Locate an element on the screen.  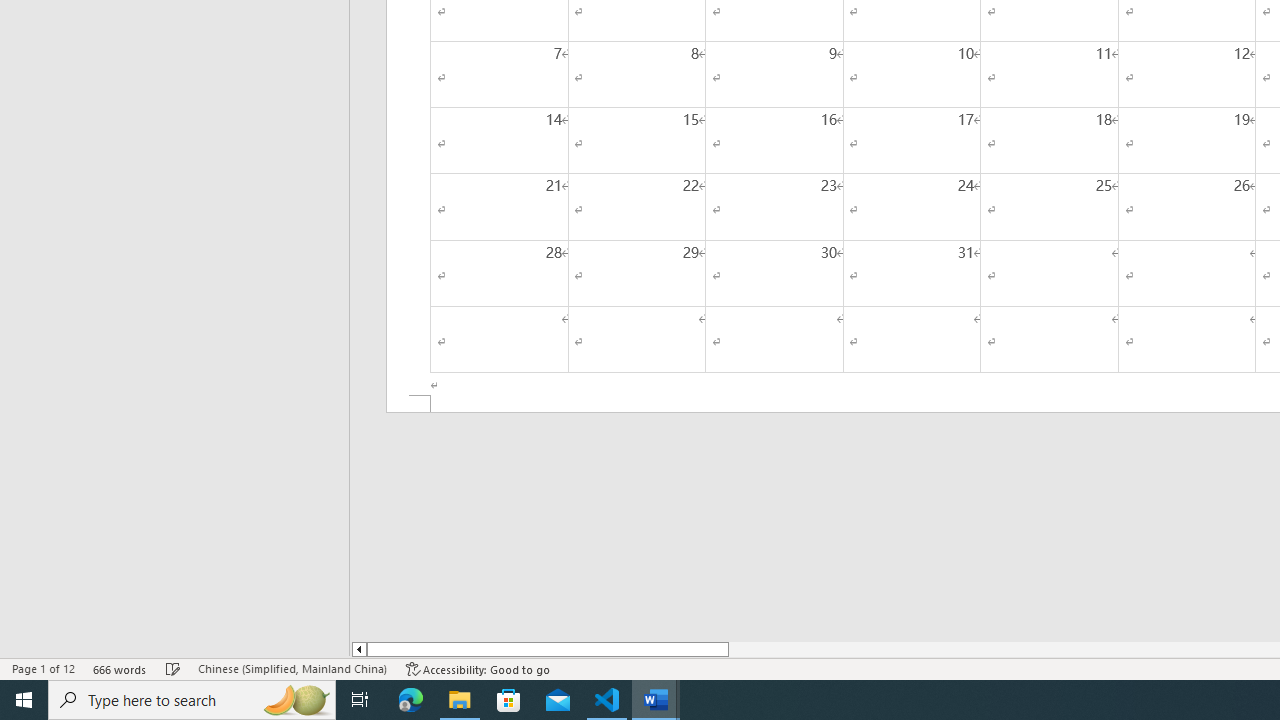
'Page Number Page 1 of 12' is located at coordinates (43, 669).